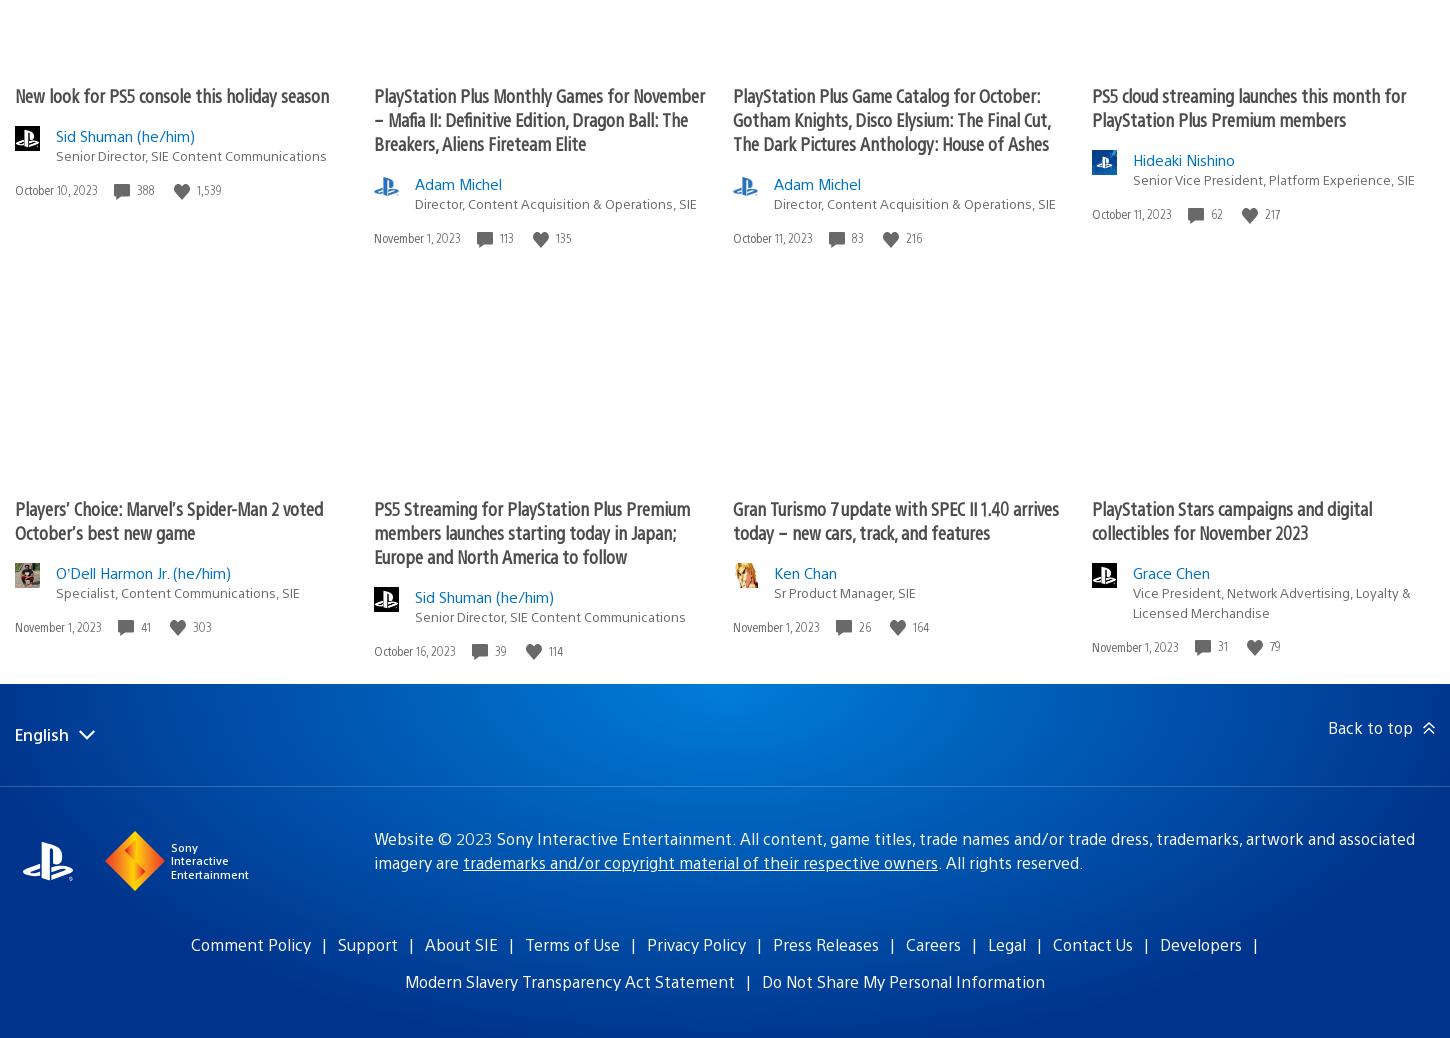  I want to click on 'I. NEED. This.', so click(168, 67).